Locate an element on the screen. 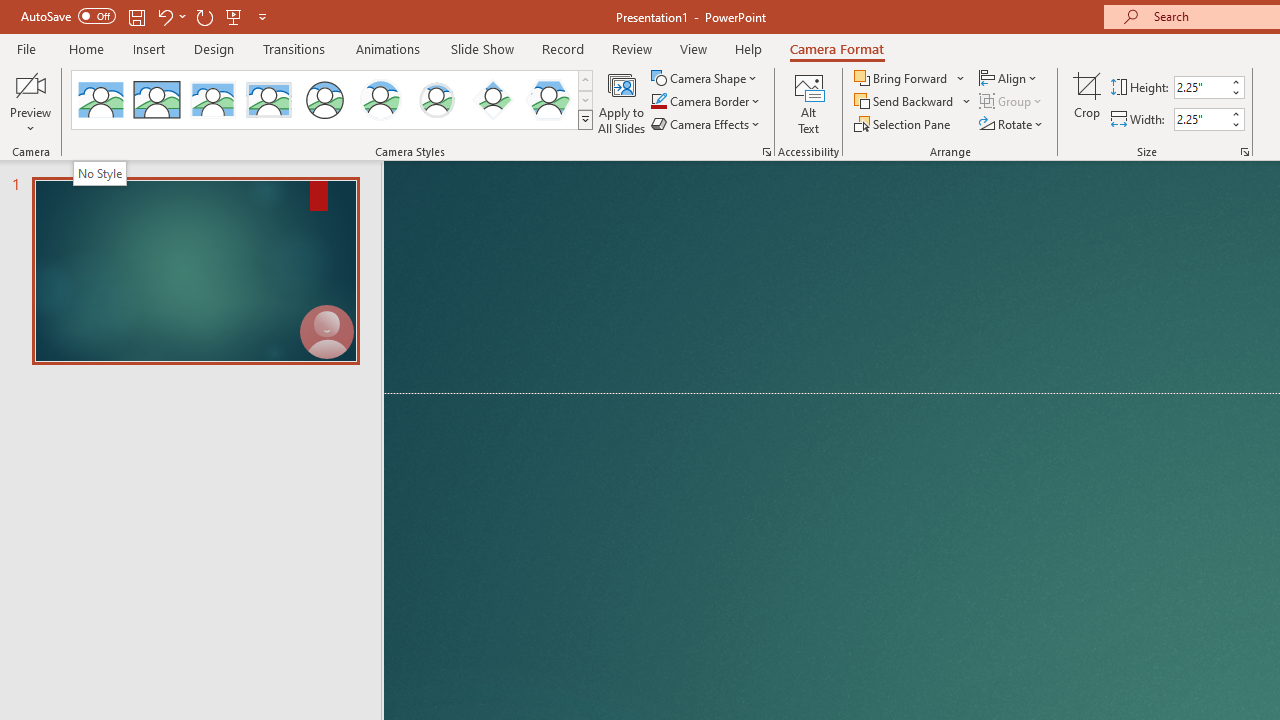 The image size is (1280, 720). 'Camera Format' is located at coordinates (837, 48).